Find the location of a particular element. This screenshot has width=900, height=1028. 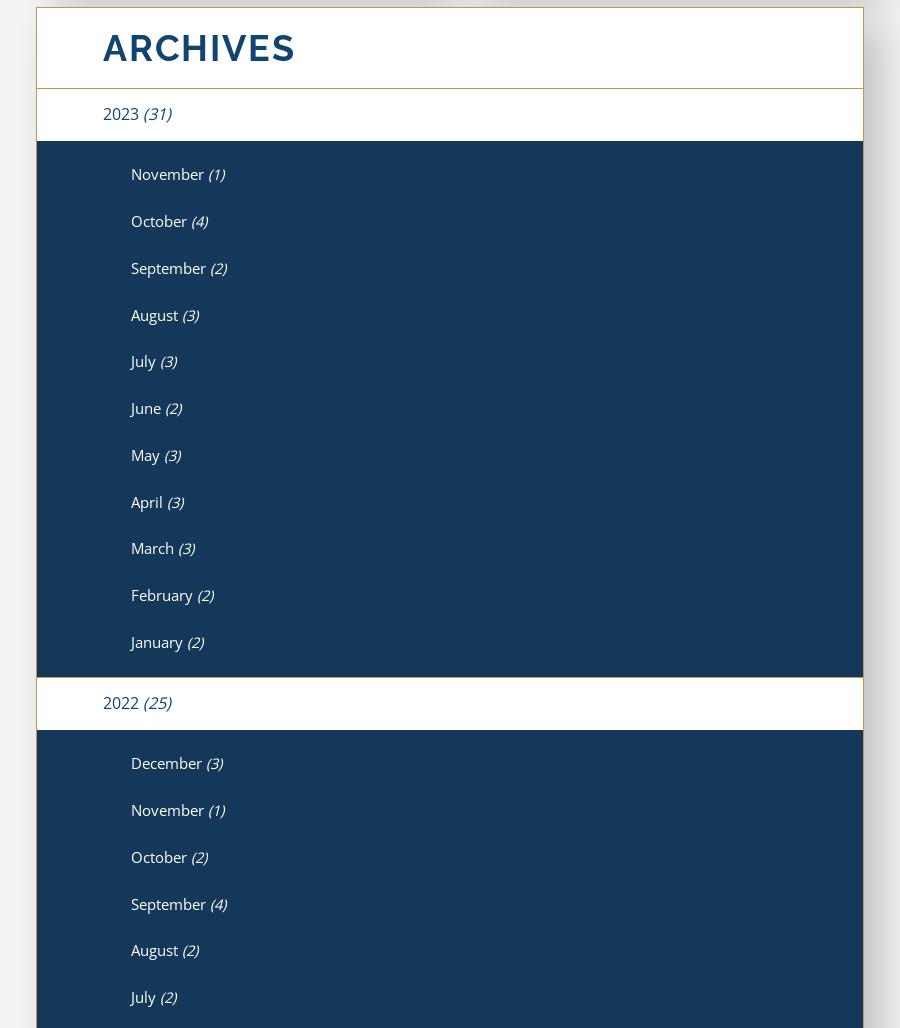

'Map & Directions [+]' is located at coordinates (544, 892).